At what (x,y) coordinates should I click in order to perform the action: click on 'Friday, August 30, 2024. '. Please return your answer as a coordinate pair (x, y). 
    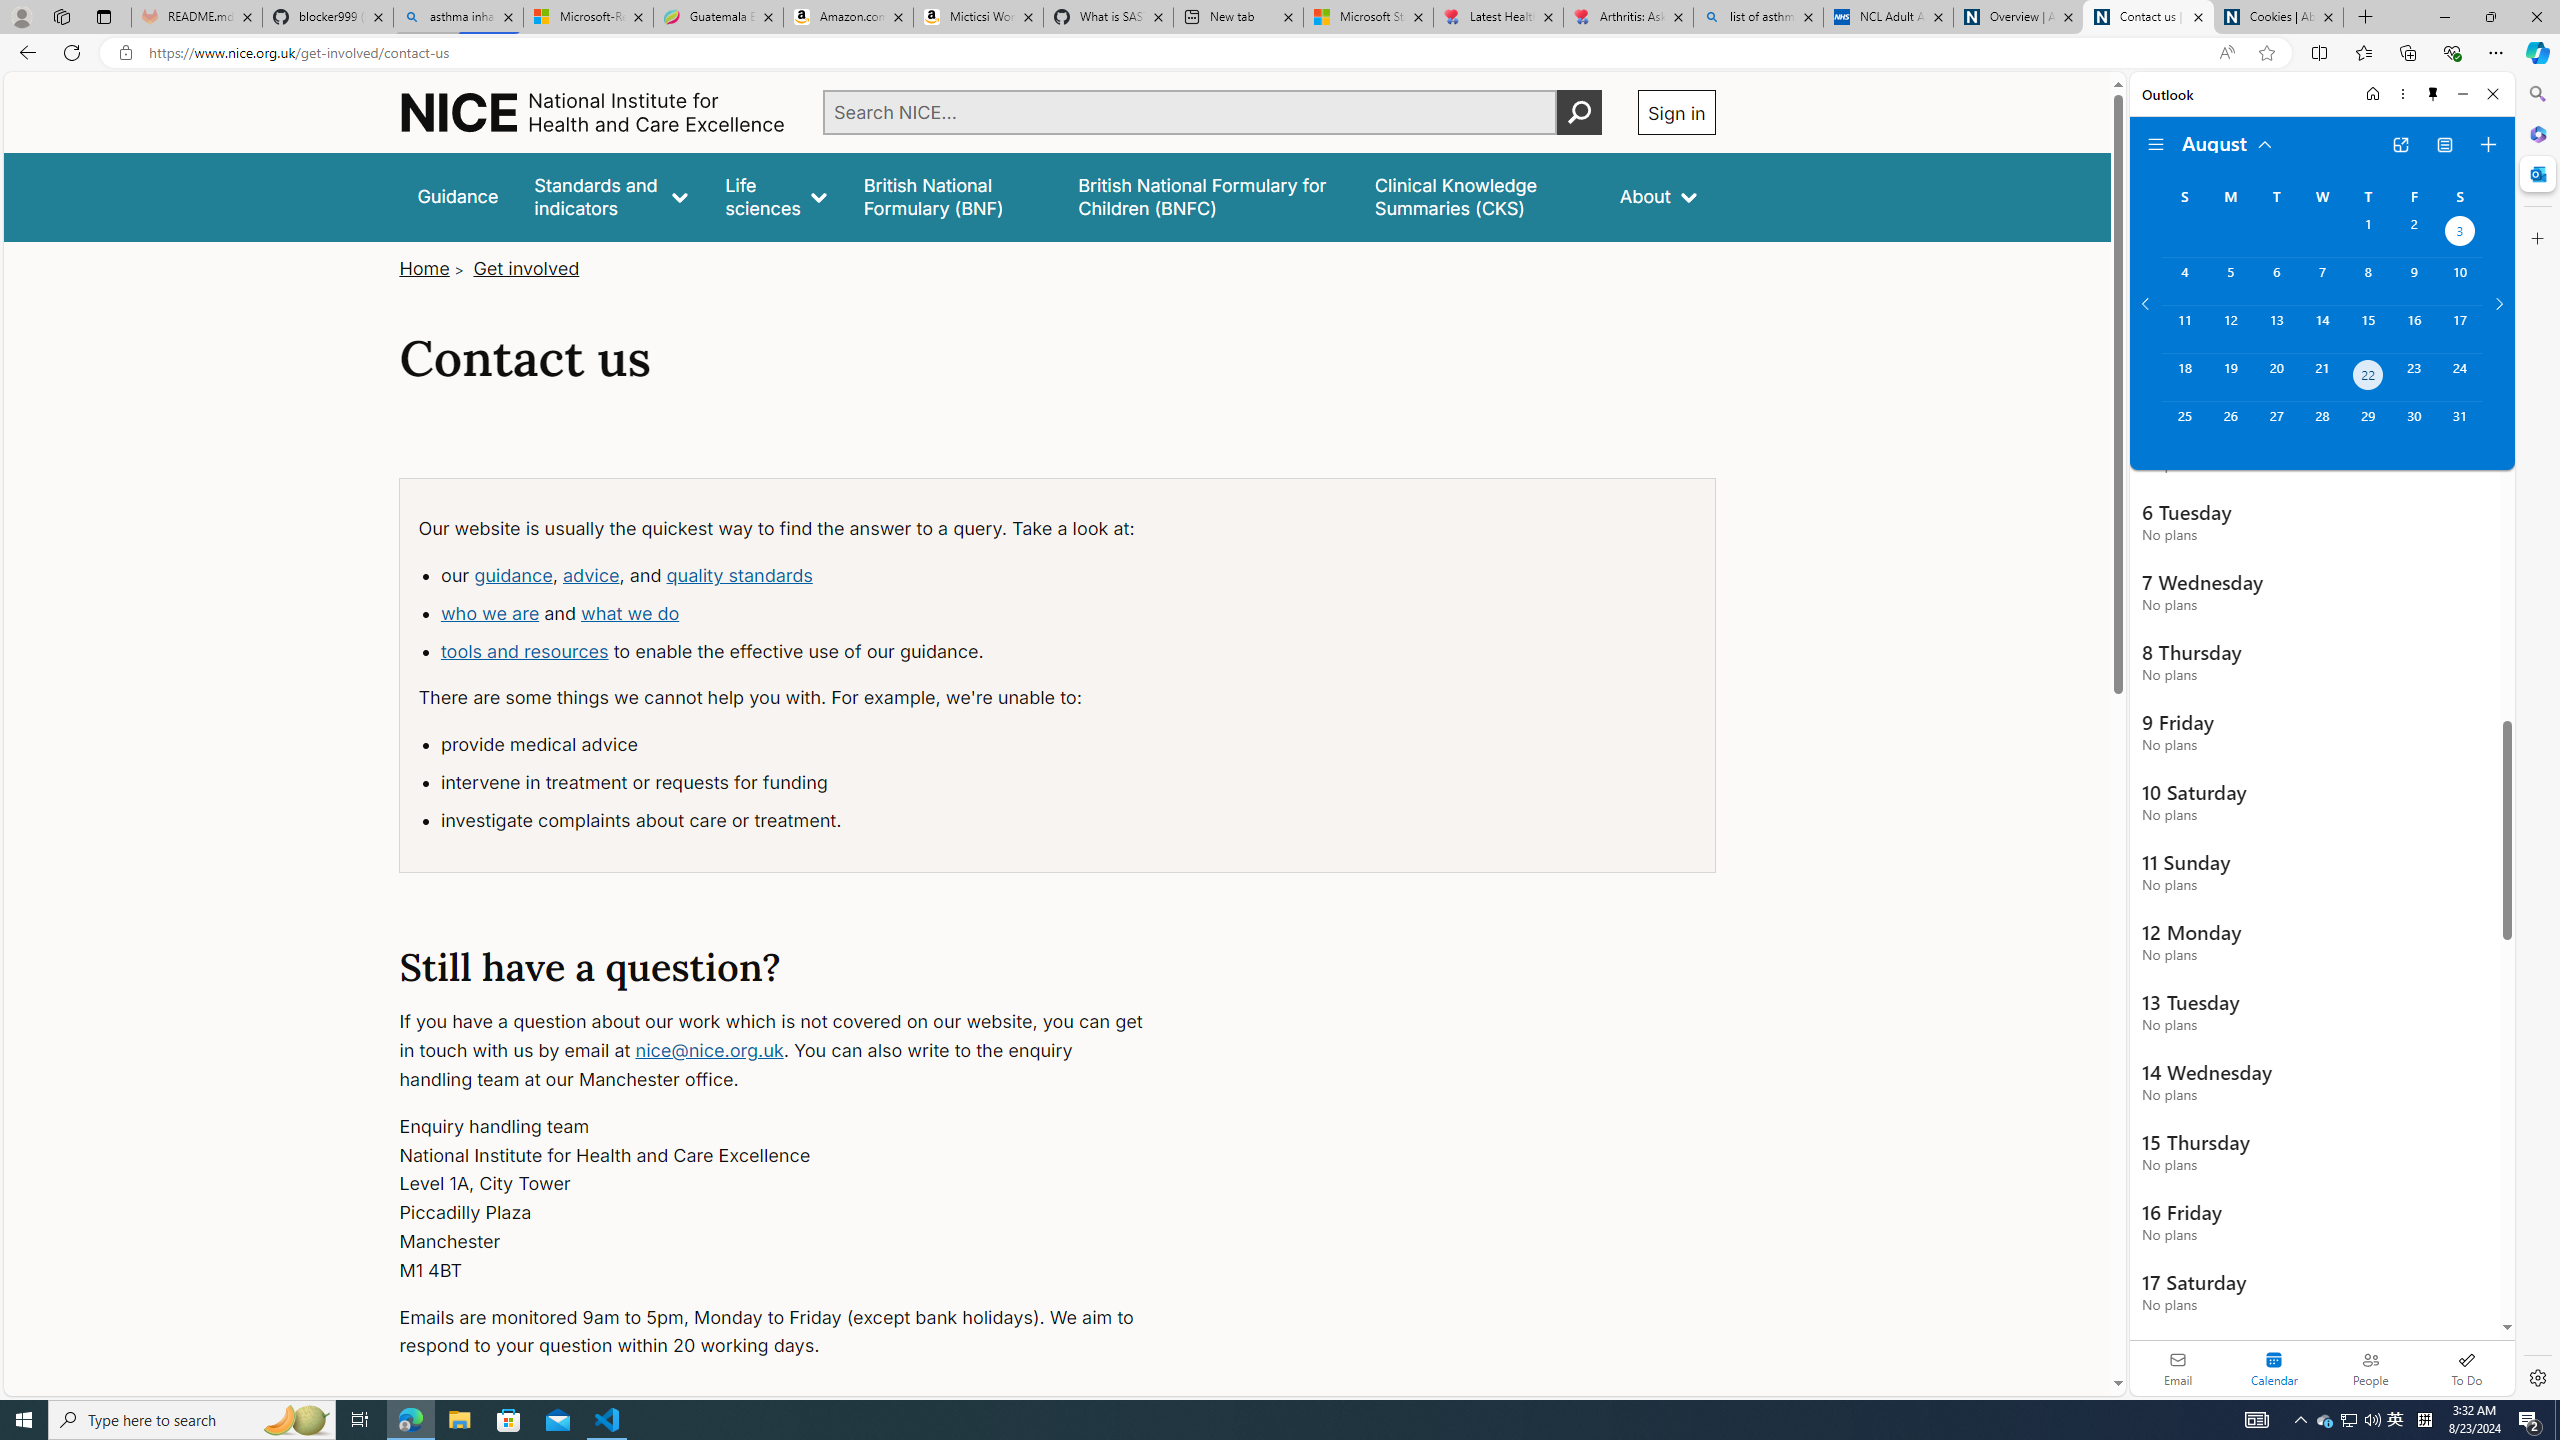
    Looking at the image, I should click on (2413, 425).